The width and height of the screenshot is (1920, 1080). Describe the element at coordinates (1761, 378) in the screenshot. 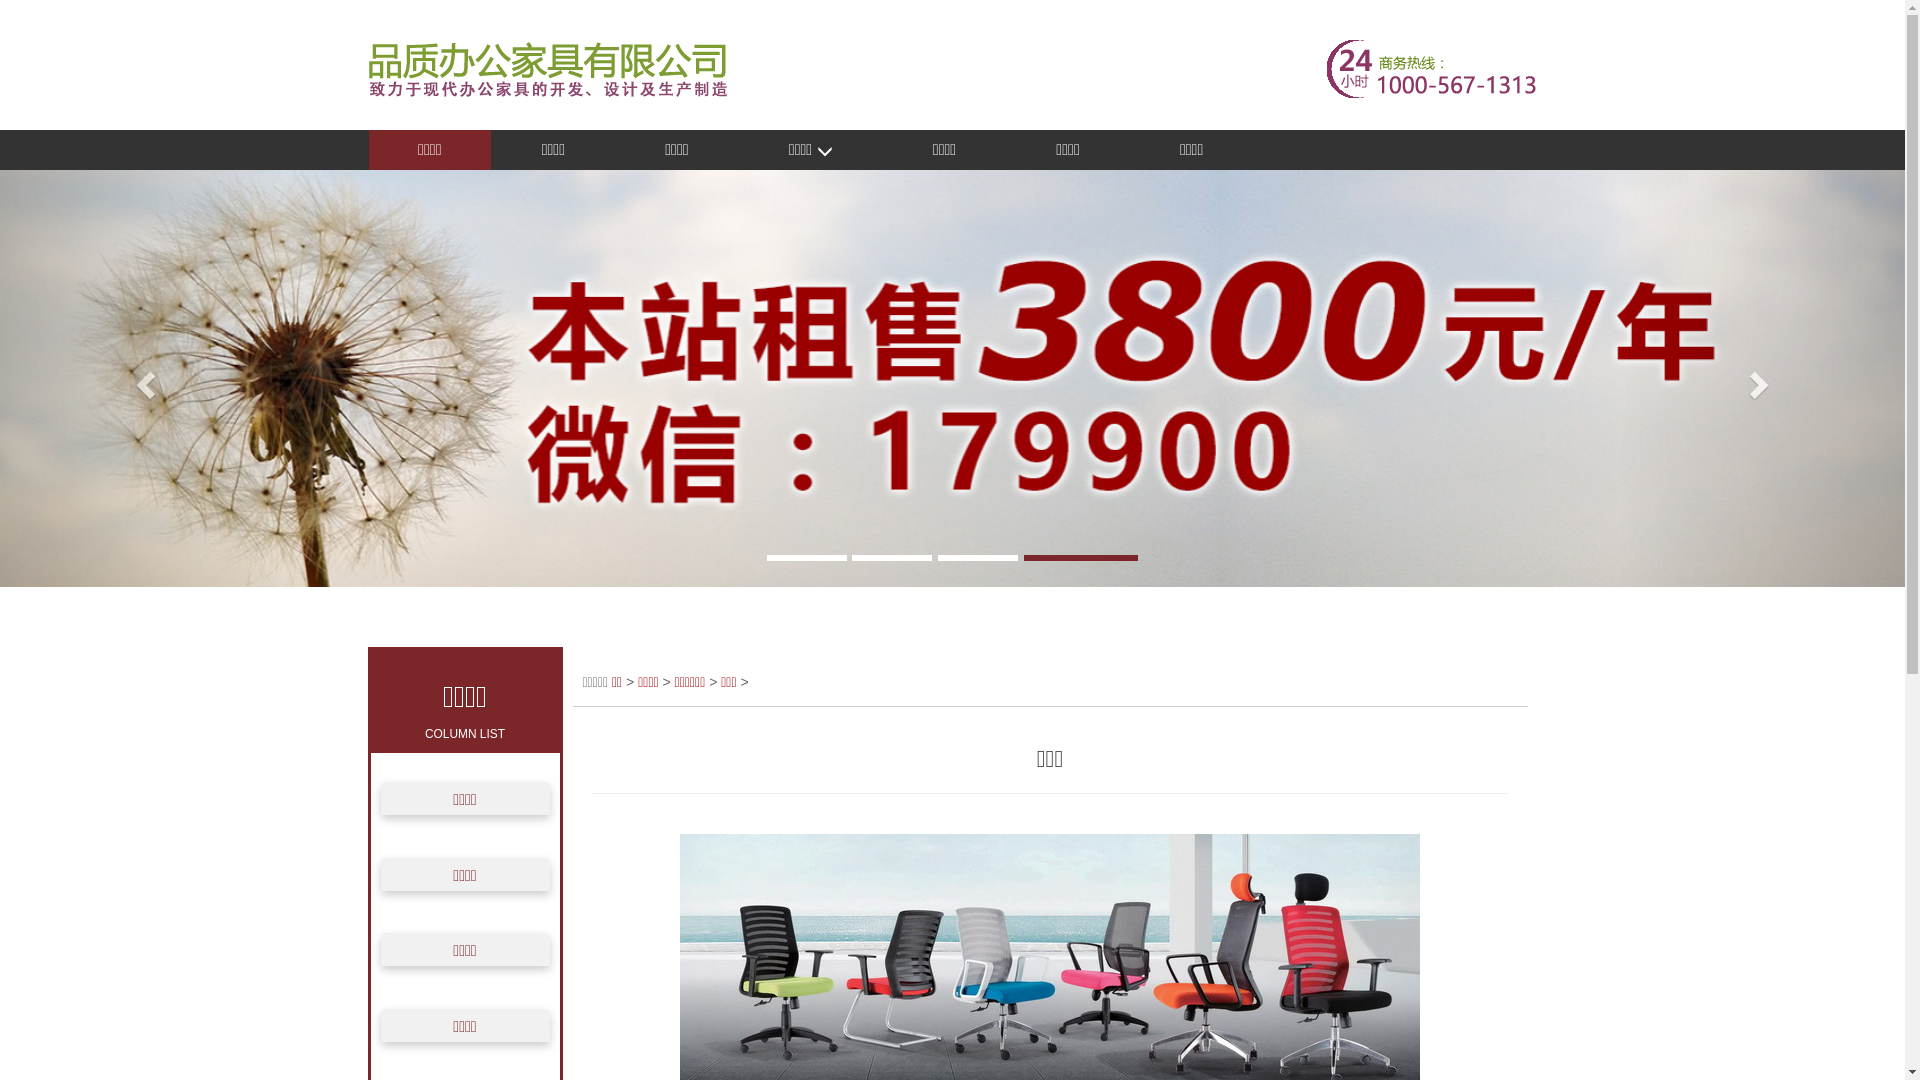

I see `'Next'` at that location.